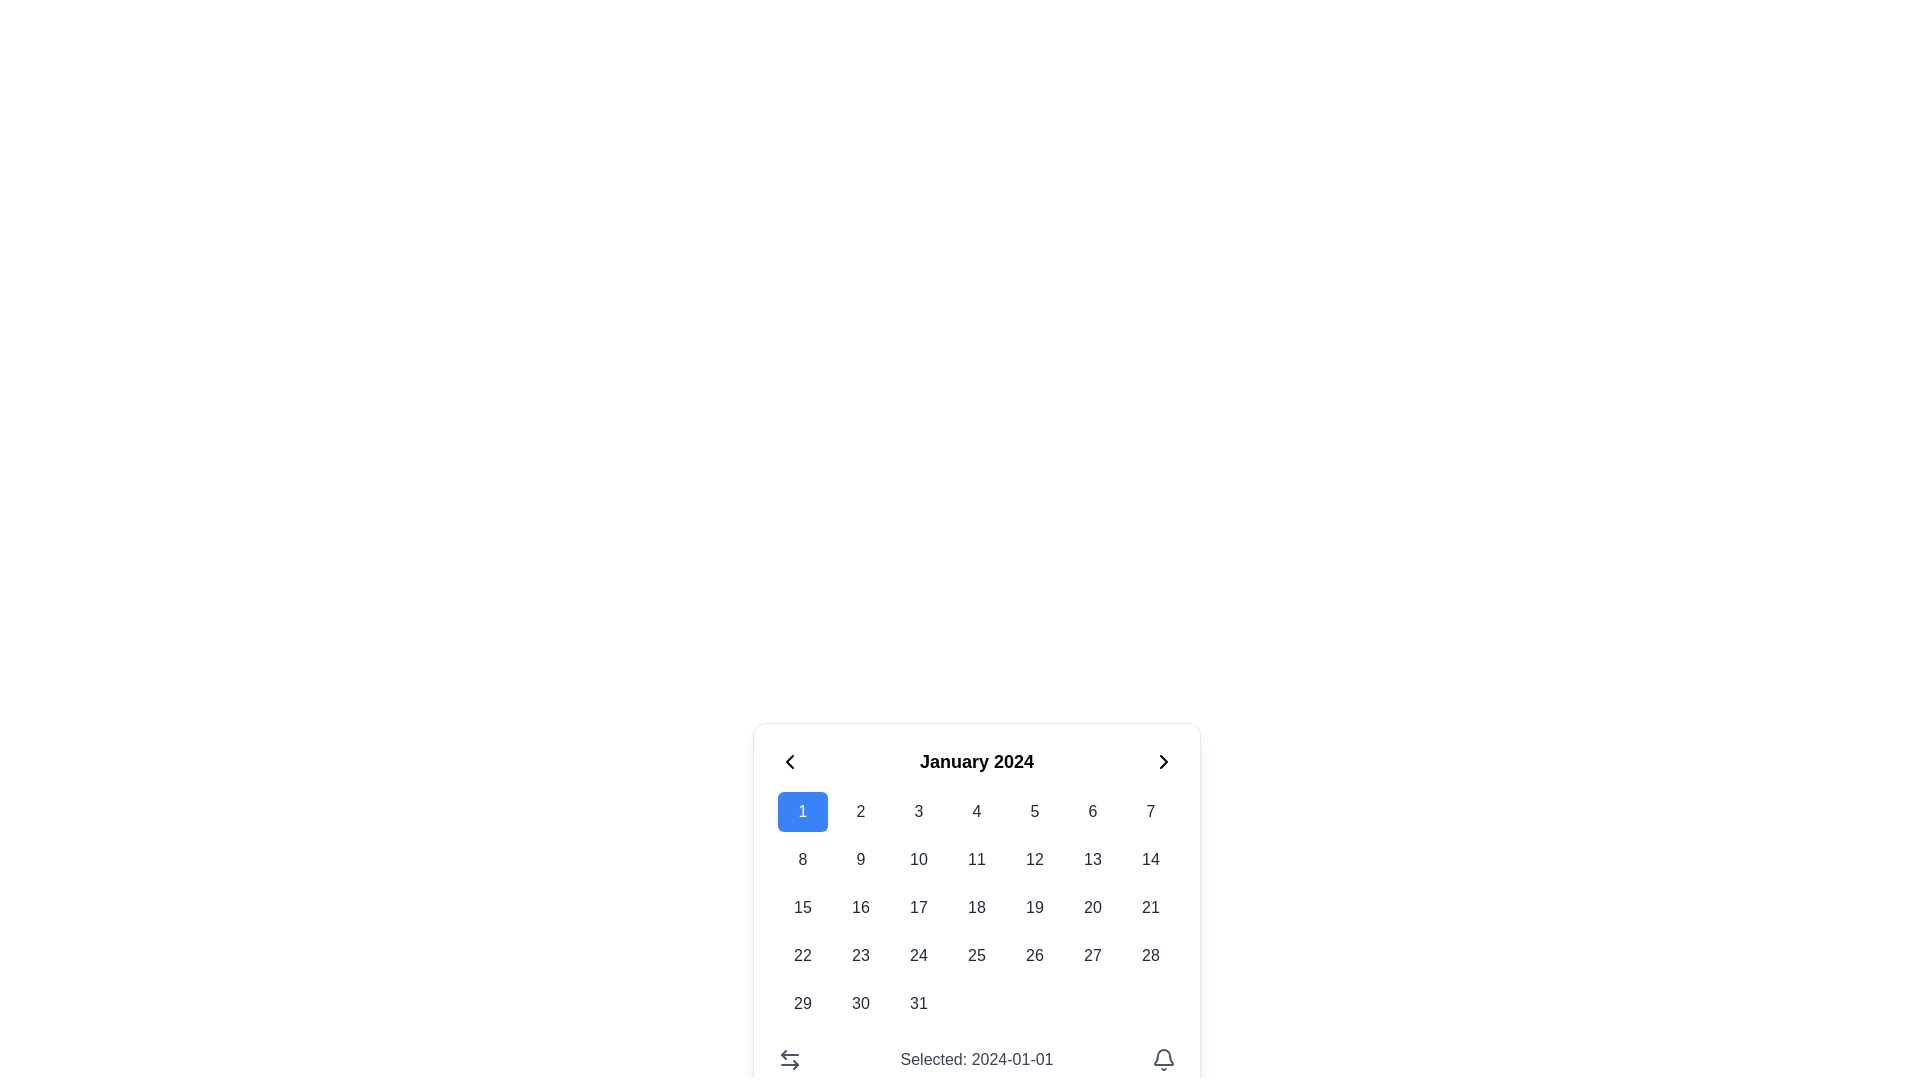 The image size is (1920, 1080). I want to click on the icon located on the top-right corner of the calendar interface to advance the displayed calendar view to the next month, so click(1163, 762).